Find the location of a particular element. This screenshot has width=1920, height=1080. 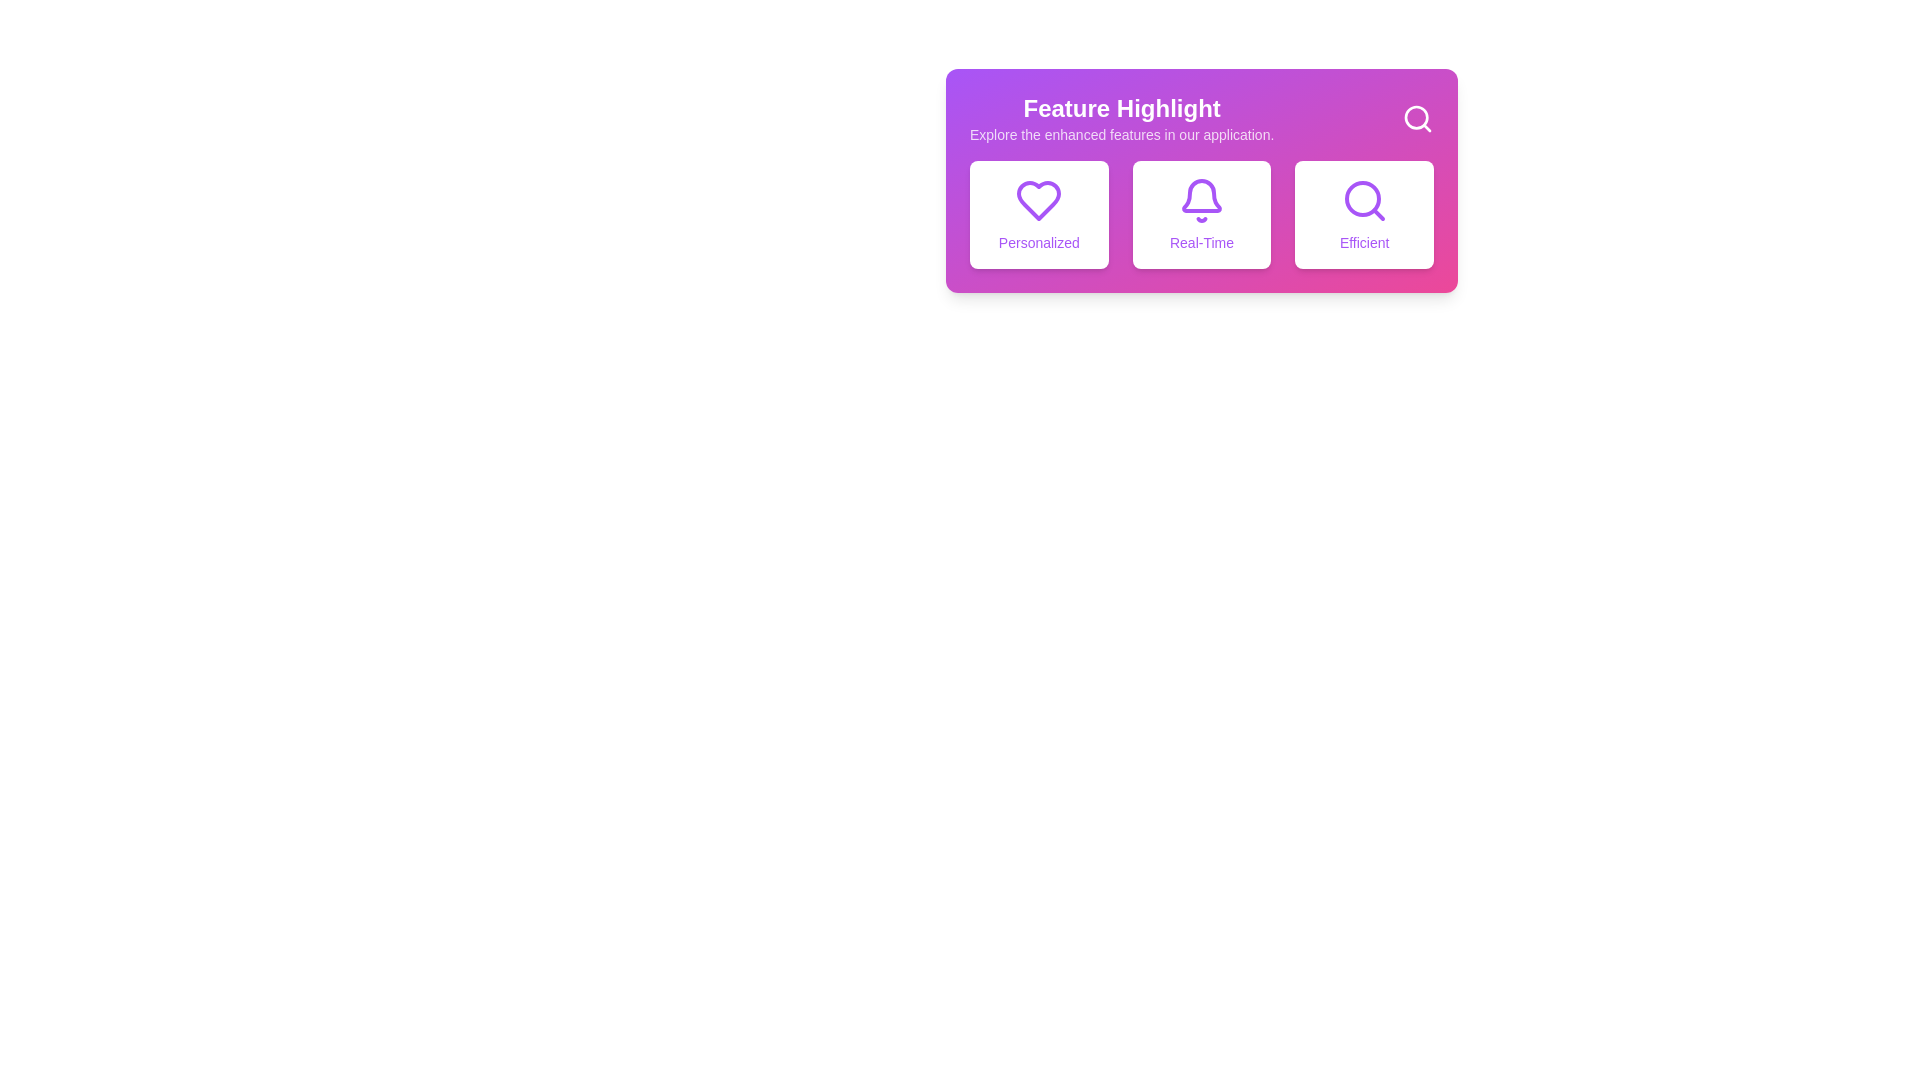

the notification bell icon located centrally within the second square option in the horizontal row of three options below the 'Feature Highlight' section is located at coordinates (1200, 196).